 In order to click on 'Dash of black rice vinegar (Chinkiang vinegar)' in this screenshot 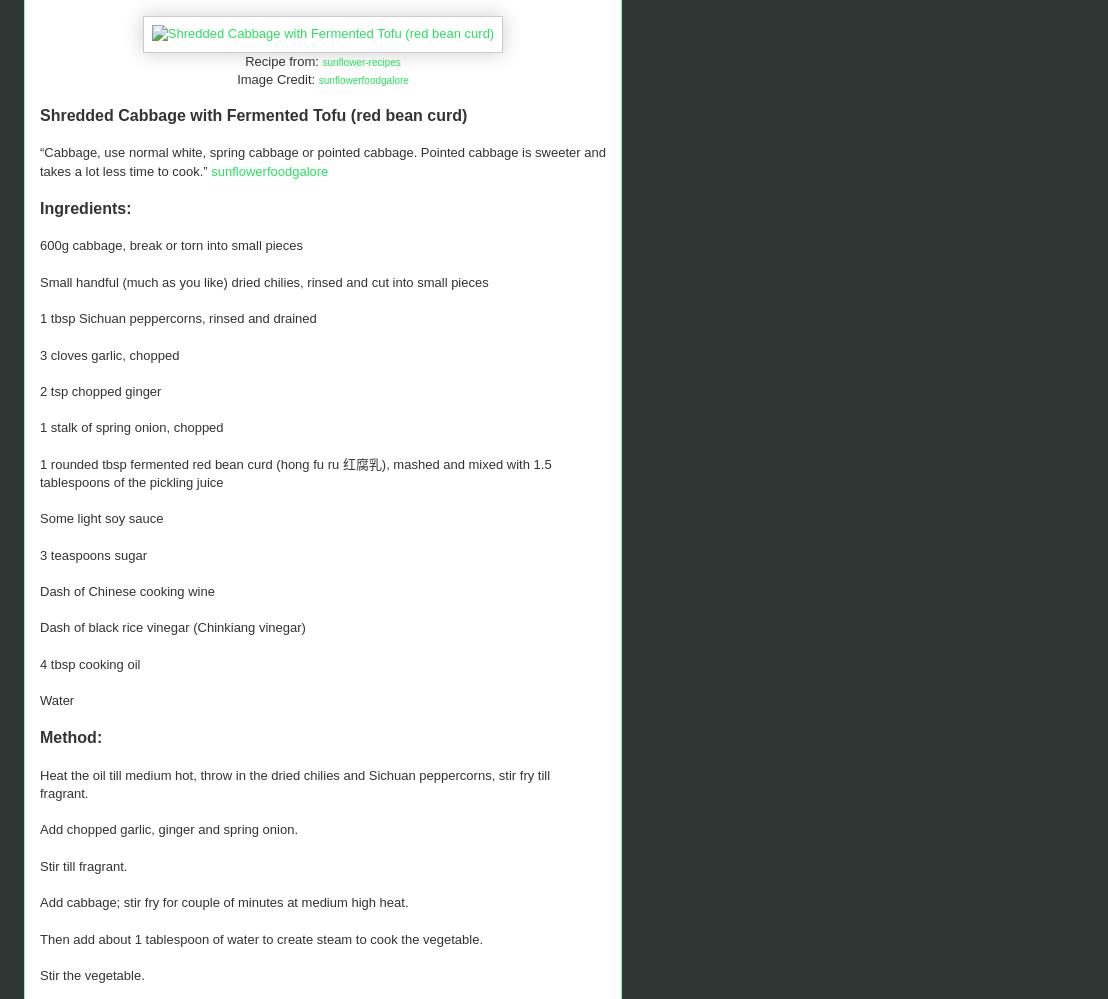, I will do `click(171, 626)`.